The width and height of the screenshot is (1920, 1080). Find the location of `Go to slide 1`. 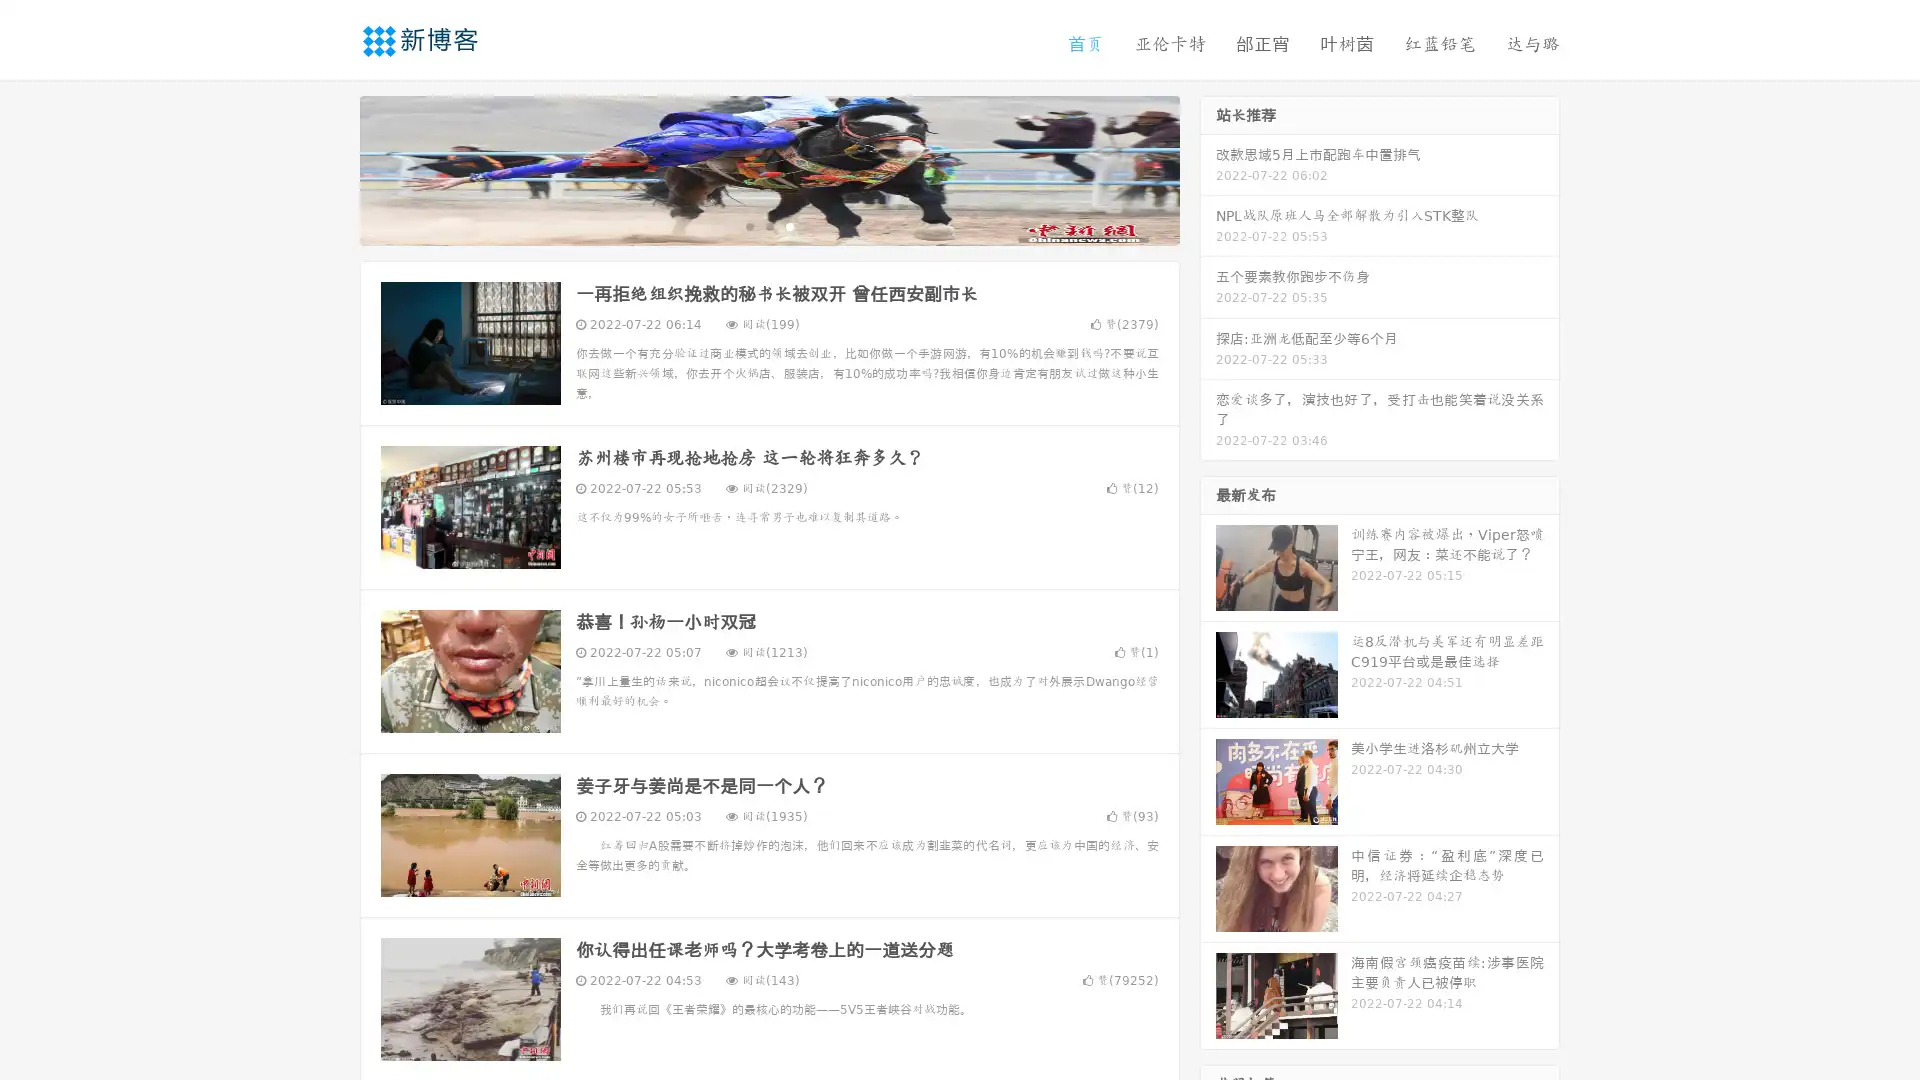

Go to slide 1 is located at coordinates (748, 225).